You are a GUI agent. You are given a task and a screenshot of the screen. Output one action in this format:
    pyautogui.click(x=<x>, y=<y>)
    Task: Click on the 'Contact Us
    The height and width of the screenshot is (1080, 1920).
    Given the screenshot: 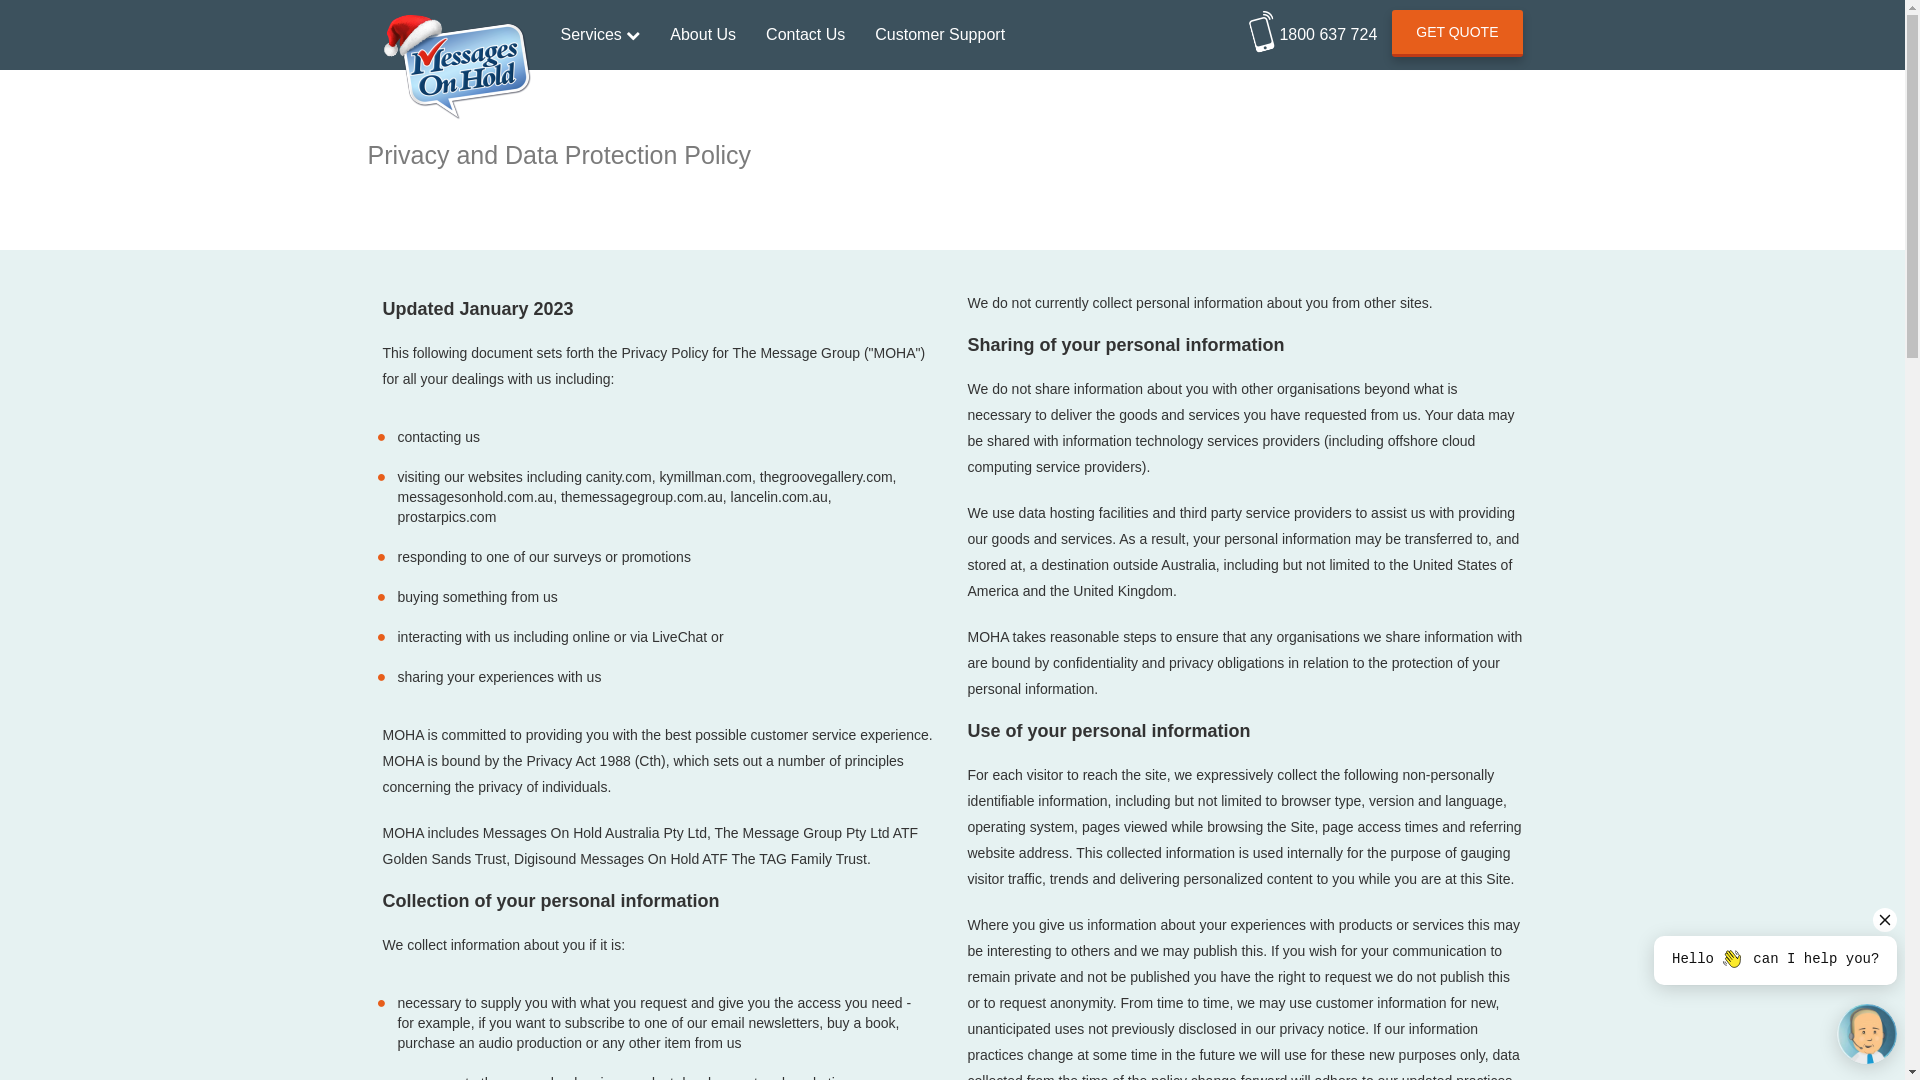 What is the action you would take?
    pyautogui.click(x=805, y=34)
    